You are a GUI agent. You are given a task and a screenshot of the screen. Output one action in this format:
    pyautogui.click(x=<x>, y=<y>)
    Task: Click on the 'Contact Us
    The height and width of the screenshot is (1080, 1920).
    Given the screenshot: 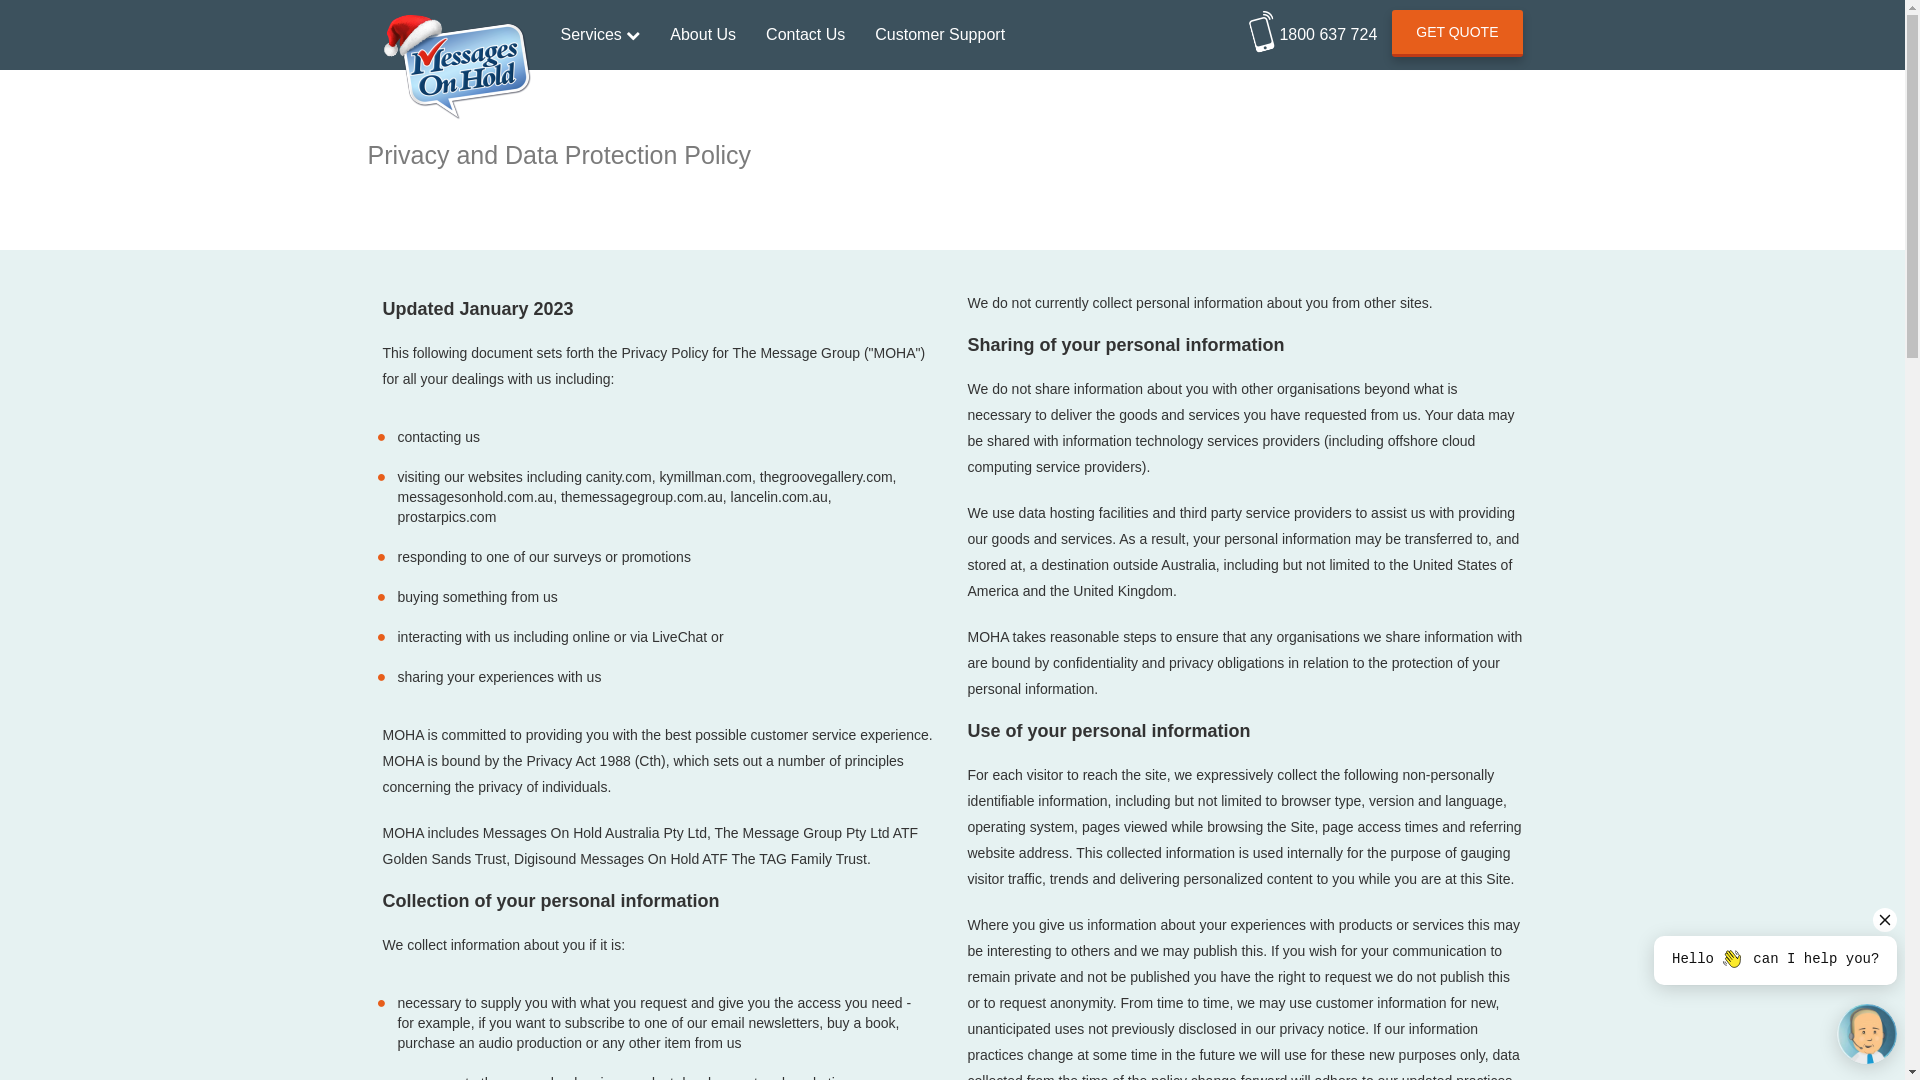 What is the action you would take?
    pyautogui.click(x=805, y=34)
    